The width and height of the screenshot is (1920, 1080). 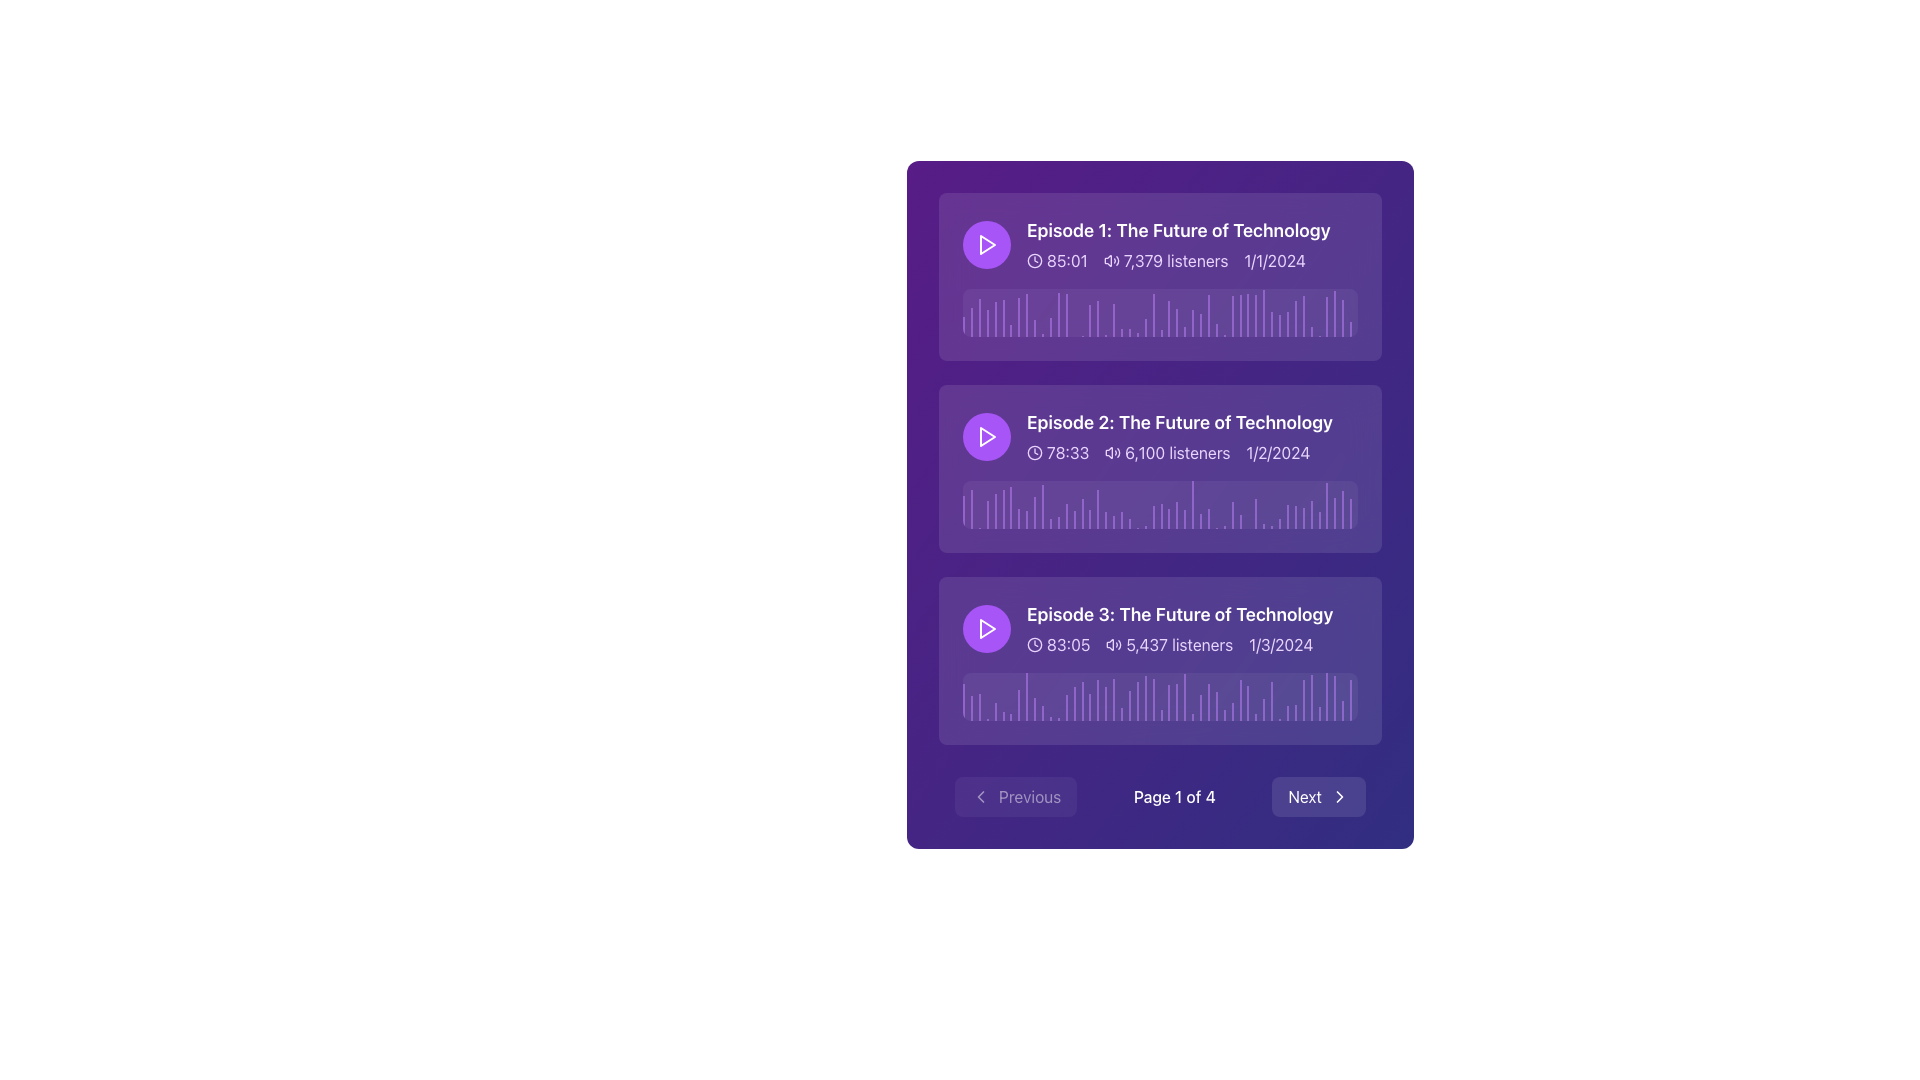 I want to click on the Content summary block, which serves as a summary for a specific media episode located at the top of a vertically arranged list, just beneath the play button icon, so click(x=1160, y=244).